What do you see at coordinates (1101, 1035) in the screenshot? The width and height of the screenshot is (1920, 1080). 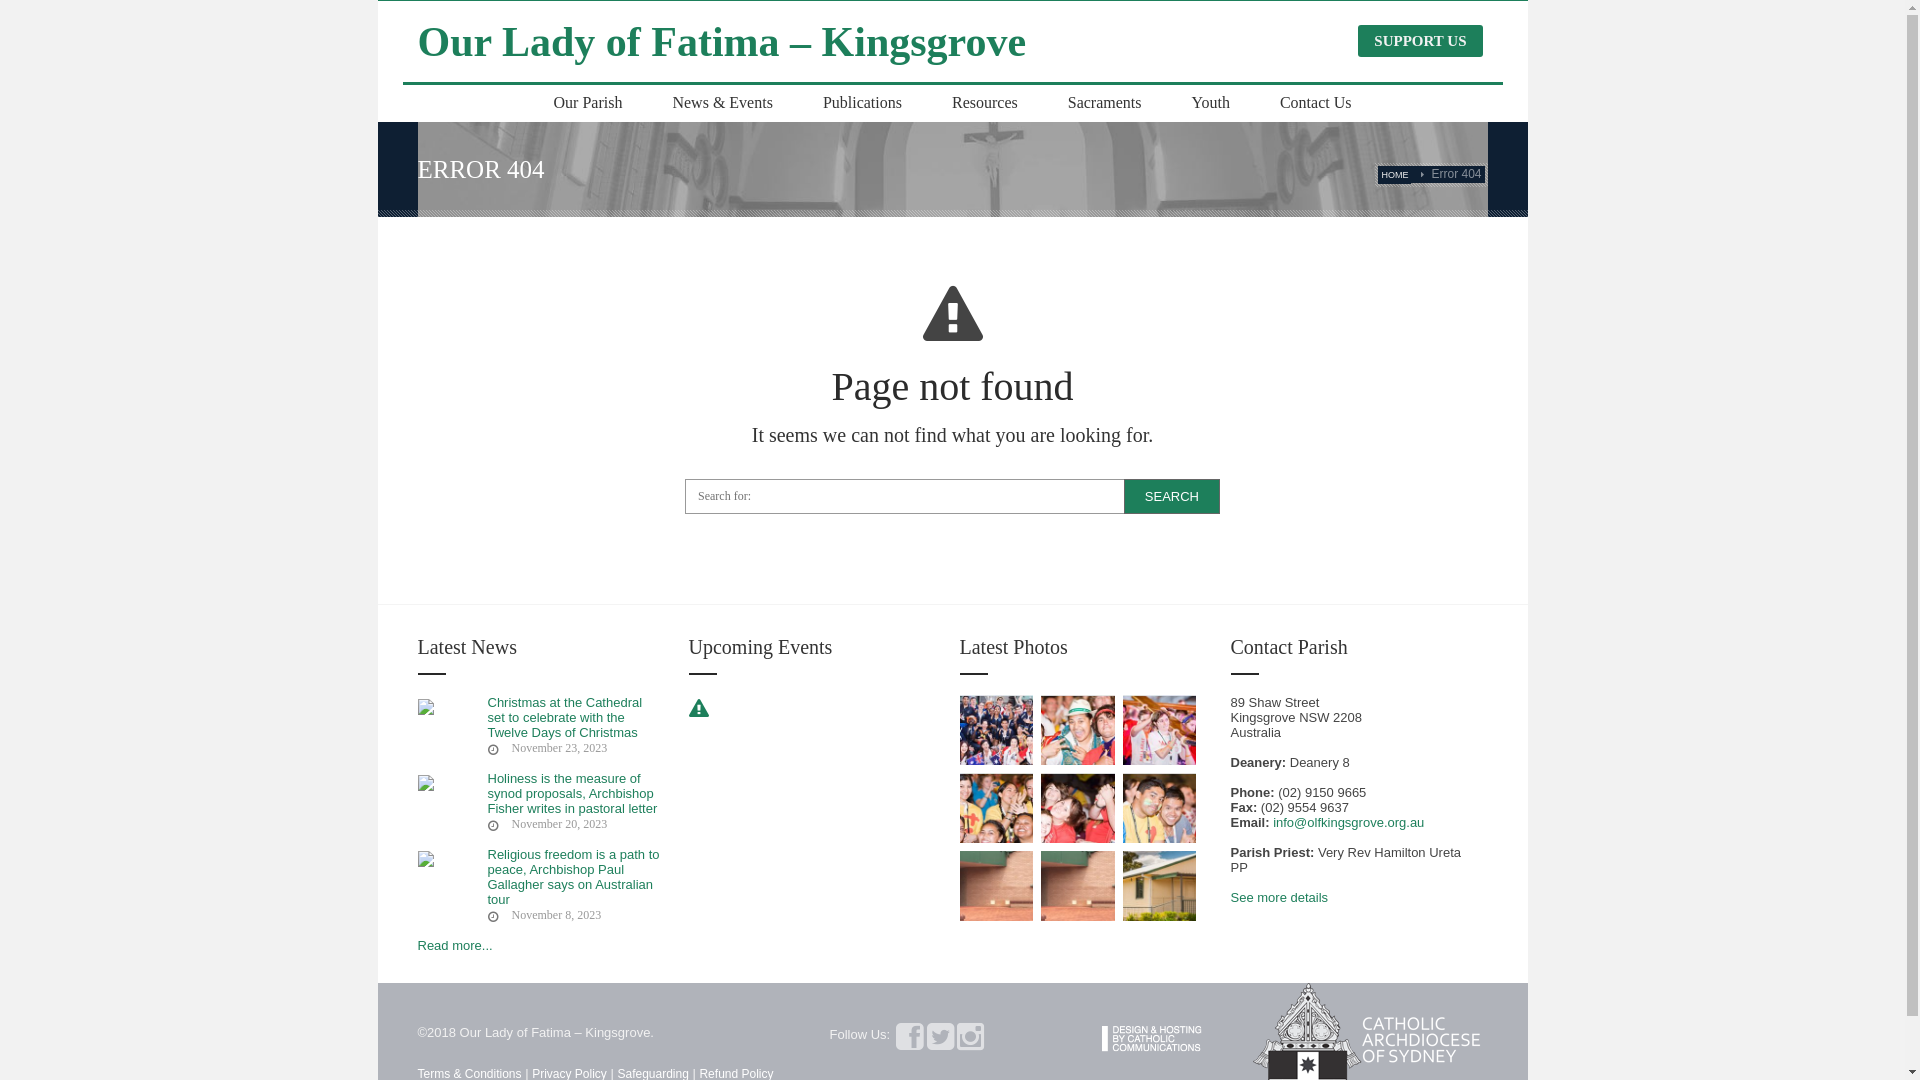 I see `'Catholic Communications - Sydney Archdiocese'` at bounding box center [1101, 1035].